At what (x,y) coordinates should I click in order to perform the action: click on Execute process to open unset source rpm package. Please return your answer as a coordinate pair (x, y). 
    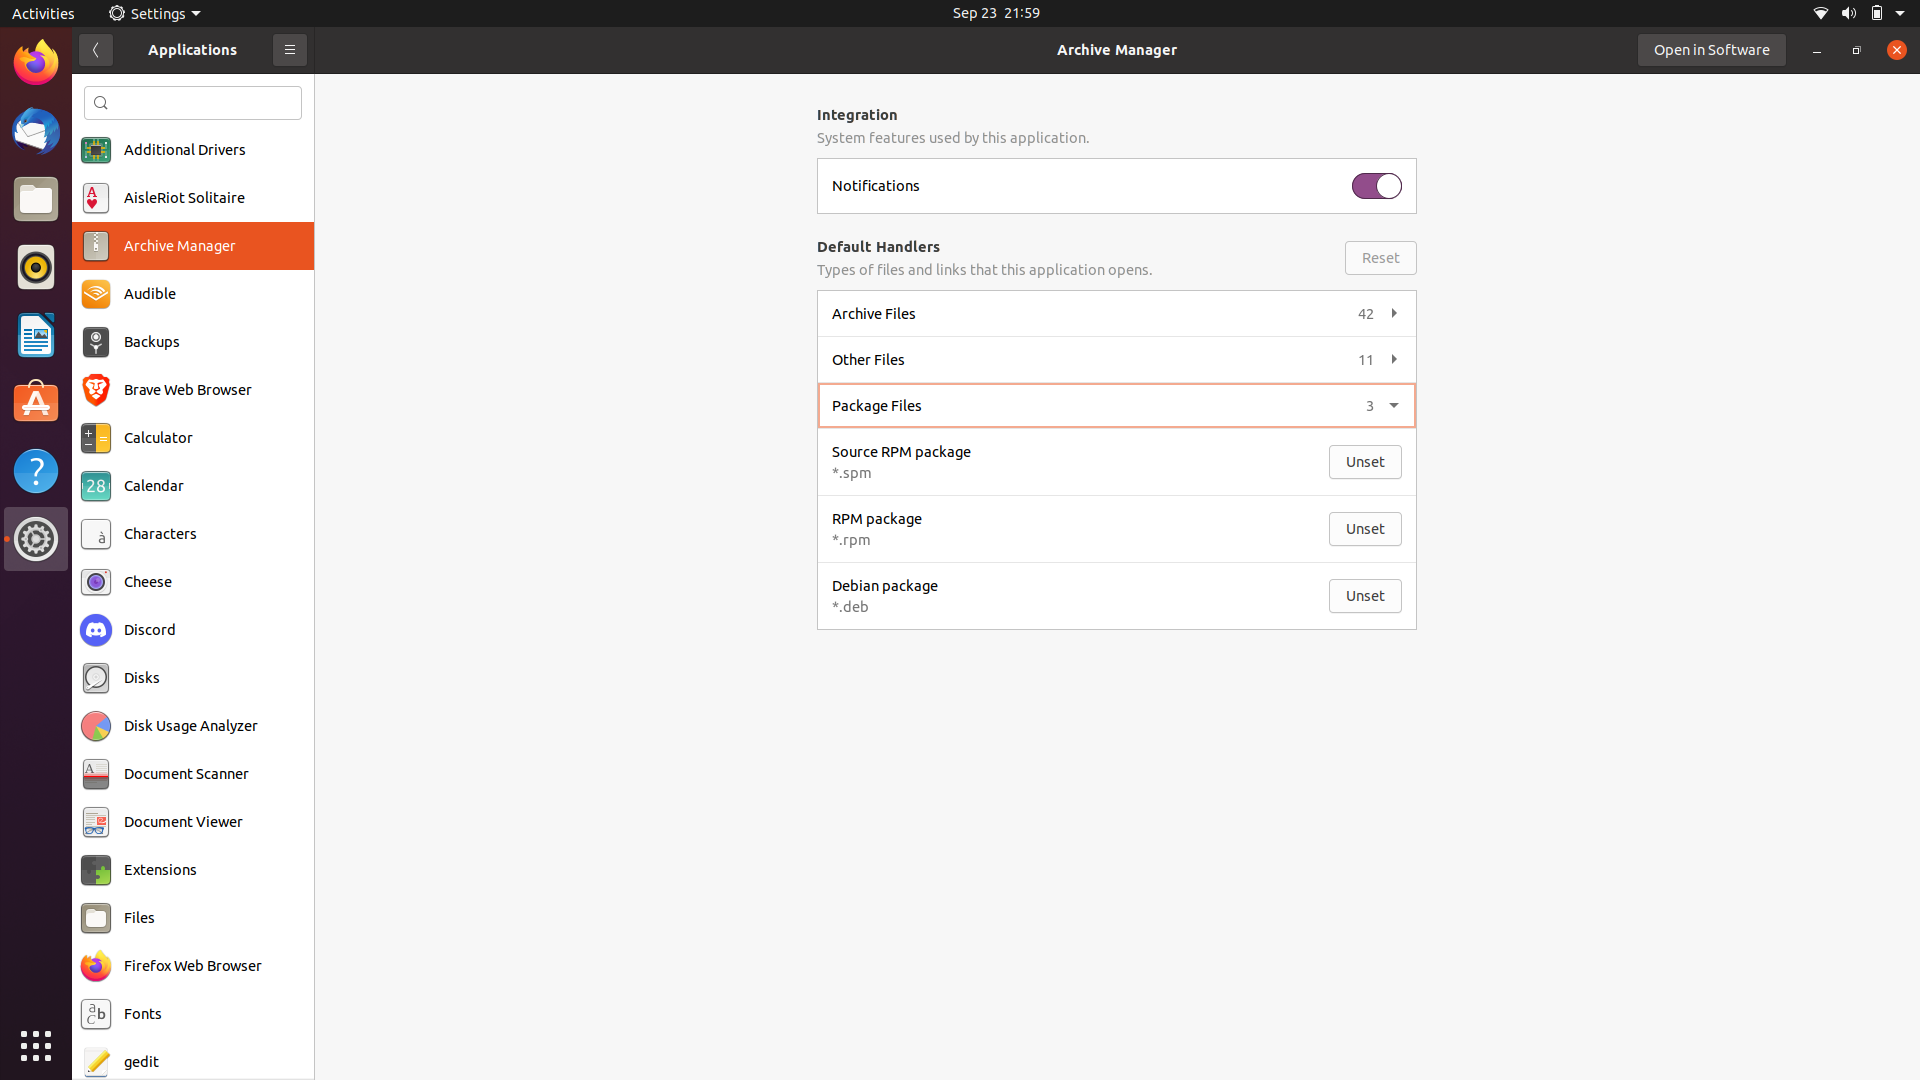
    Looking at the image, I should click on (1366, 462).